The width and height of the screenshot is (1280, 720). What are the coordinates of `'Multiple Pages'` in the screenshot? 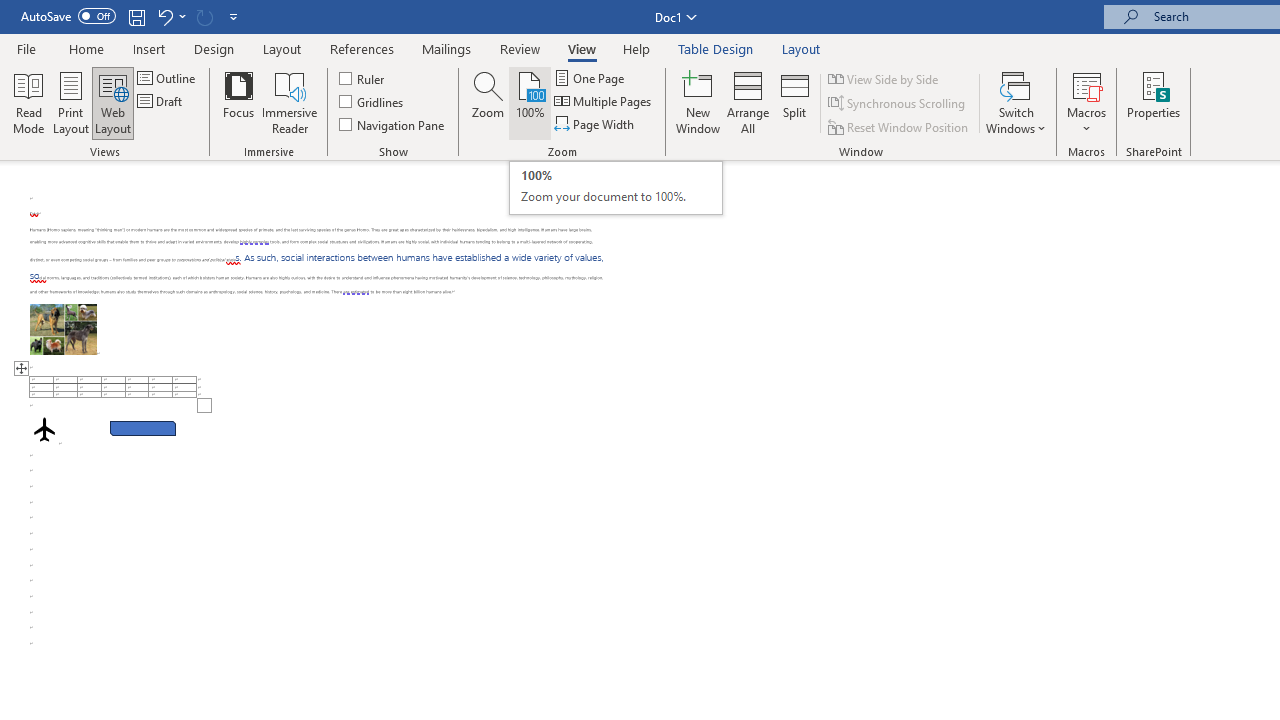 It's located at (603, 101).